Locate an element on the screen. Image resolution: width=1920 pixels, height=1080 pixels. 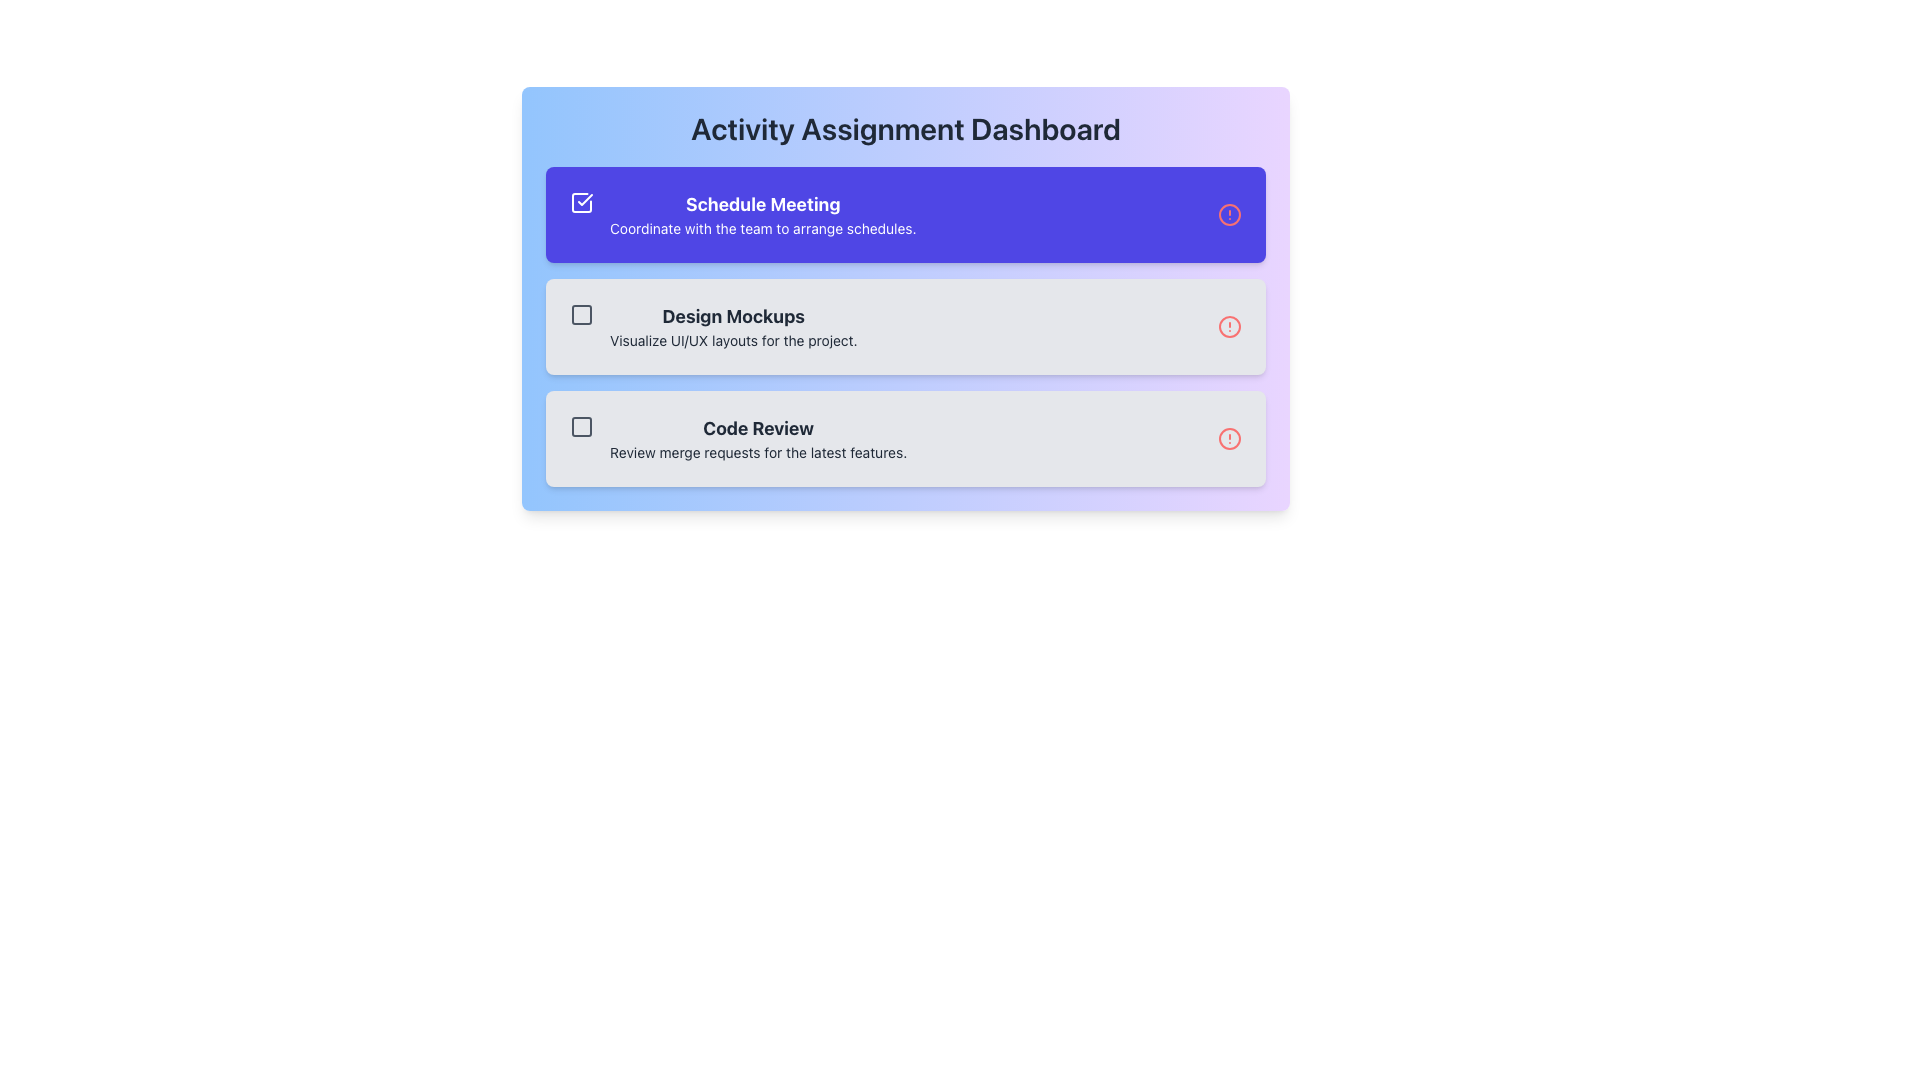
the checkbox-like indicator with a checkmark symbol on a blue background, located to the left of the 'Schedule Meeting' text is located at coordinates (580, 203).